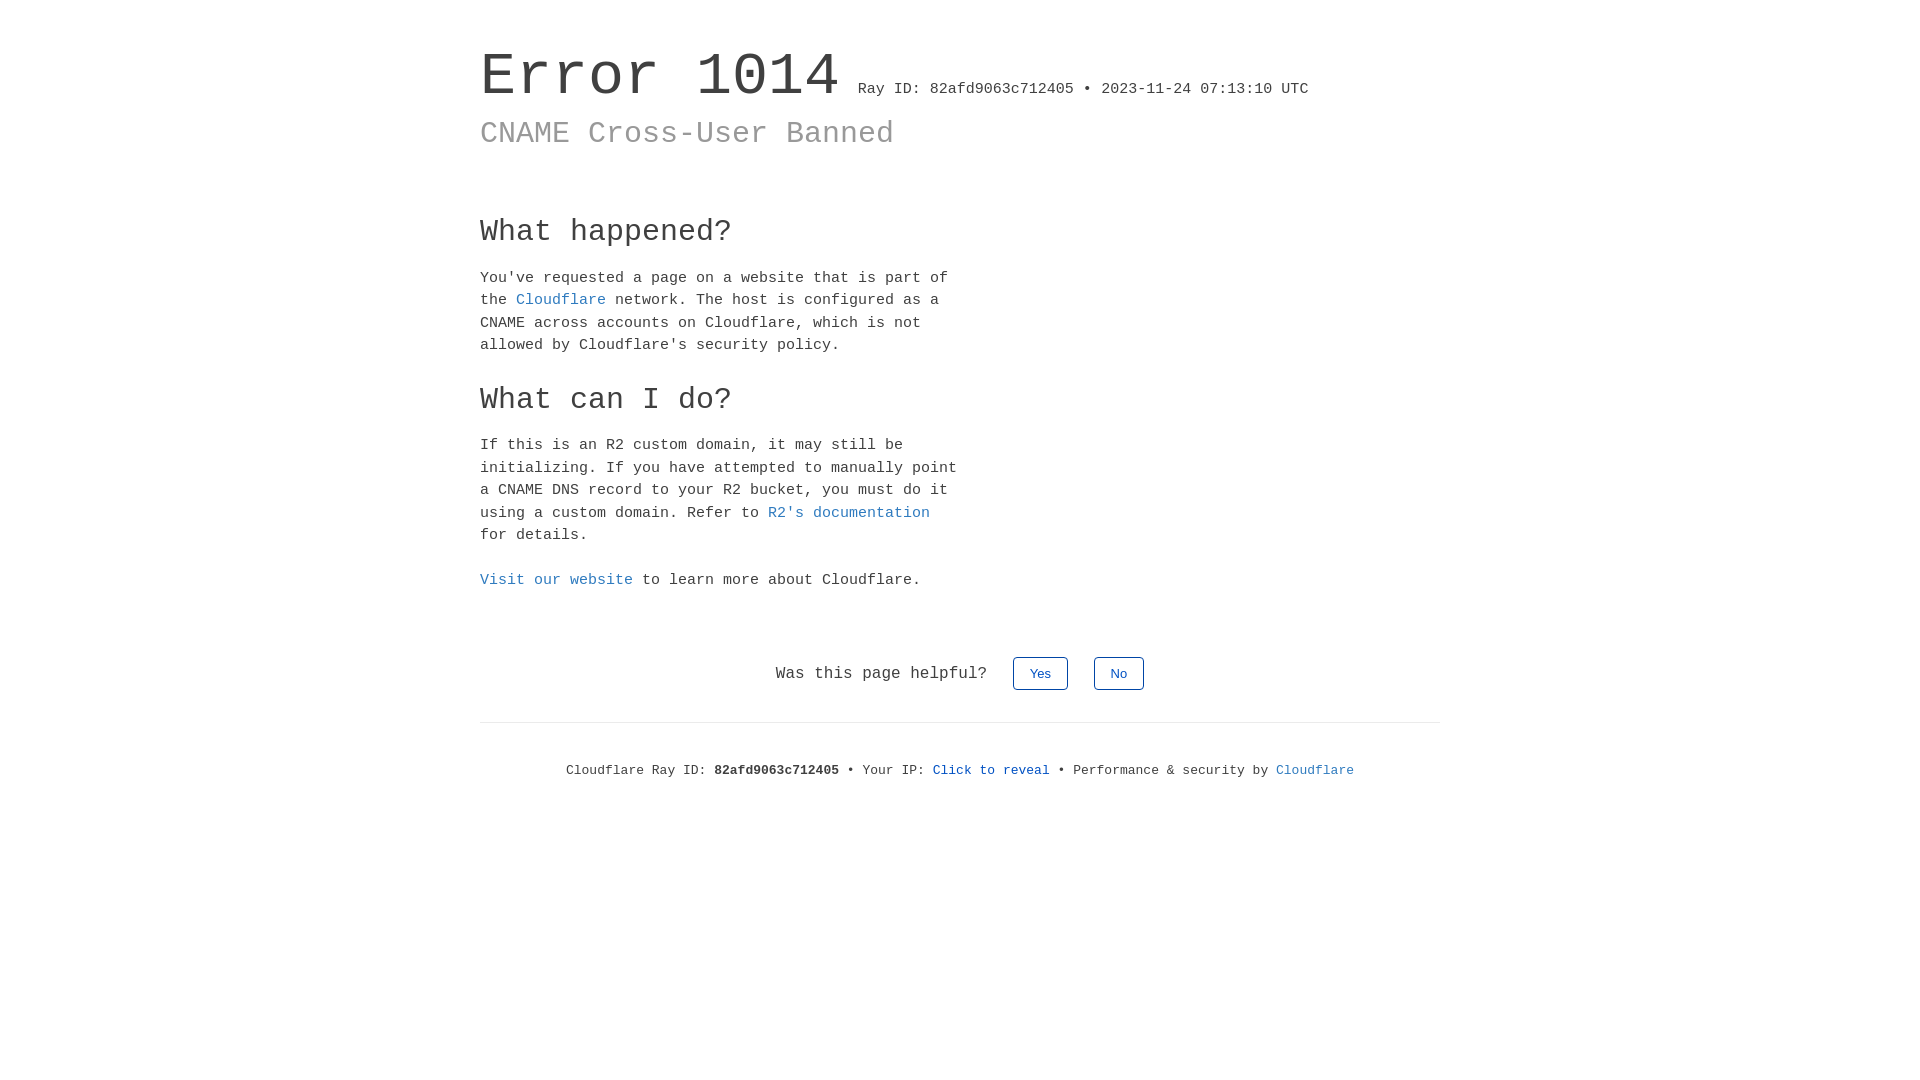 Image resolution: width=1920 pixels, height=1080 pixels. I want to click on 'Click to reveal', so click(931, 768).